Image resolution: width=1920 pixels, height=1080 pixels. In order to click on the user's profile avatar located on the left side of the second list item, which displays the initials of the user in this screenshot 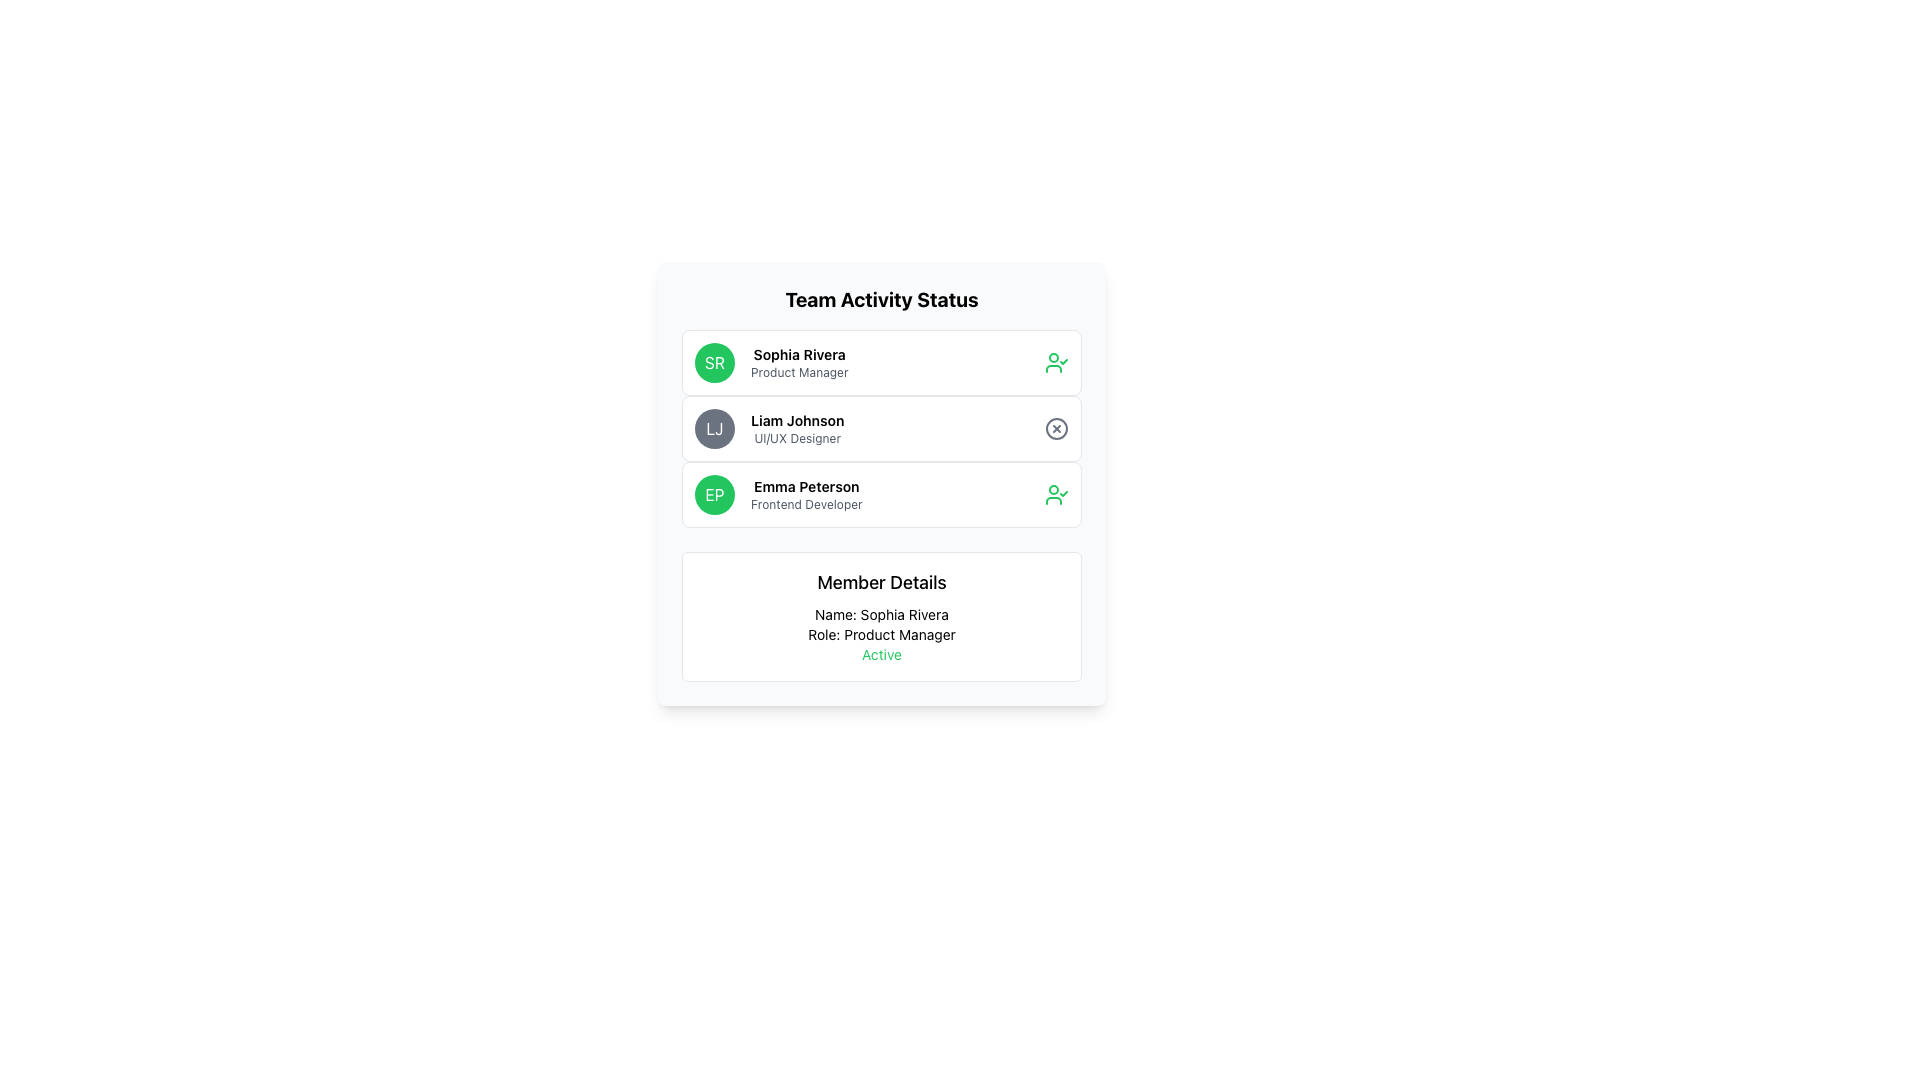, I will do `click(715, 427)`.